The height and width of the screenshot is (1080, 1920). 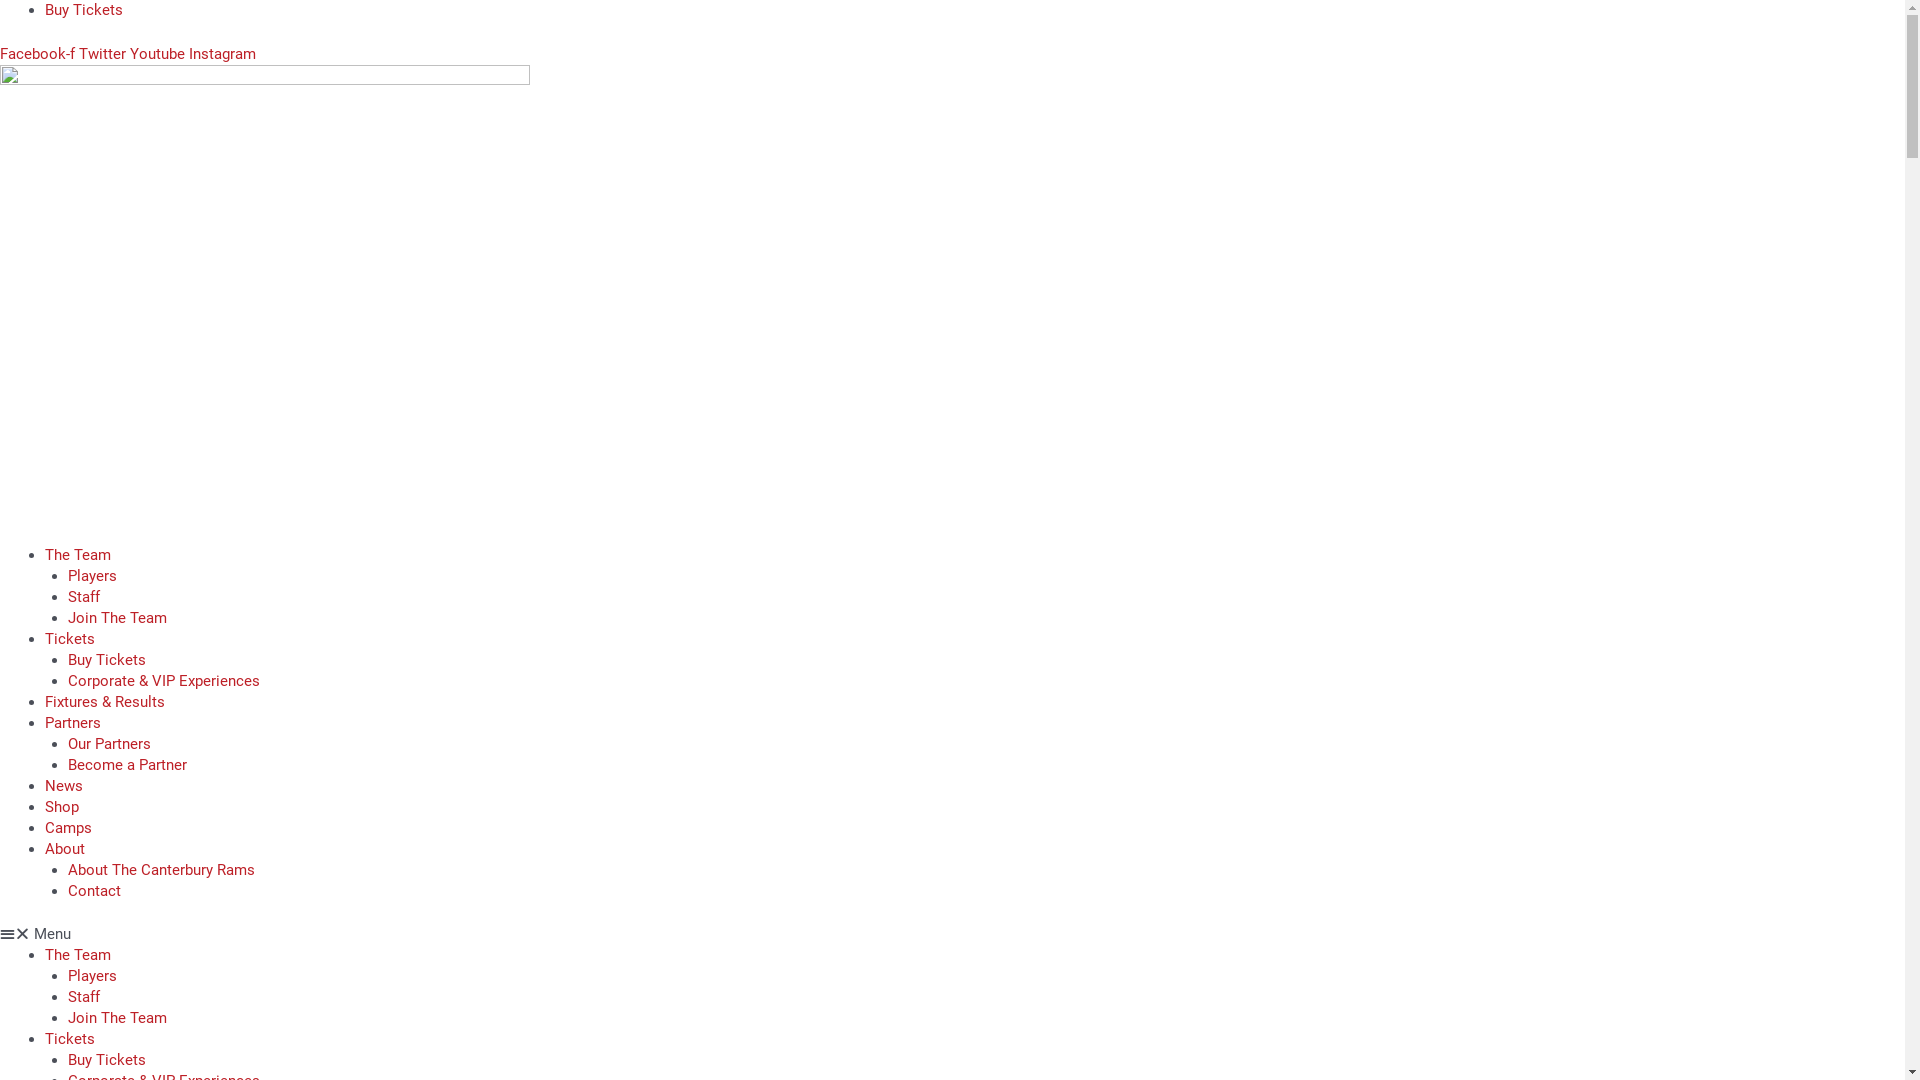 What do you see at coordinates (163, 680) in the screenshot?
I see `'Corporate & VIP Experiences'` at bounding box center [163, 680].